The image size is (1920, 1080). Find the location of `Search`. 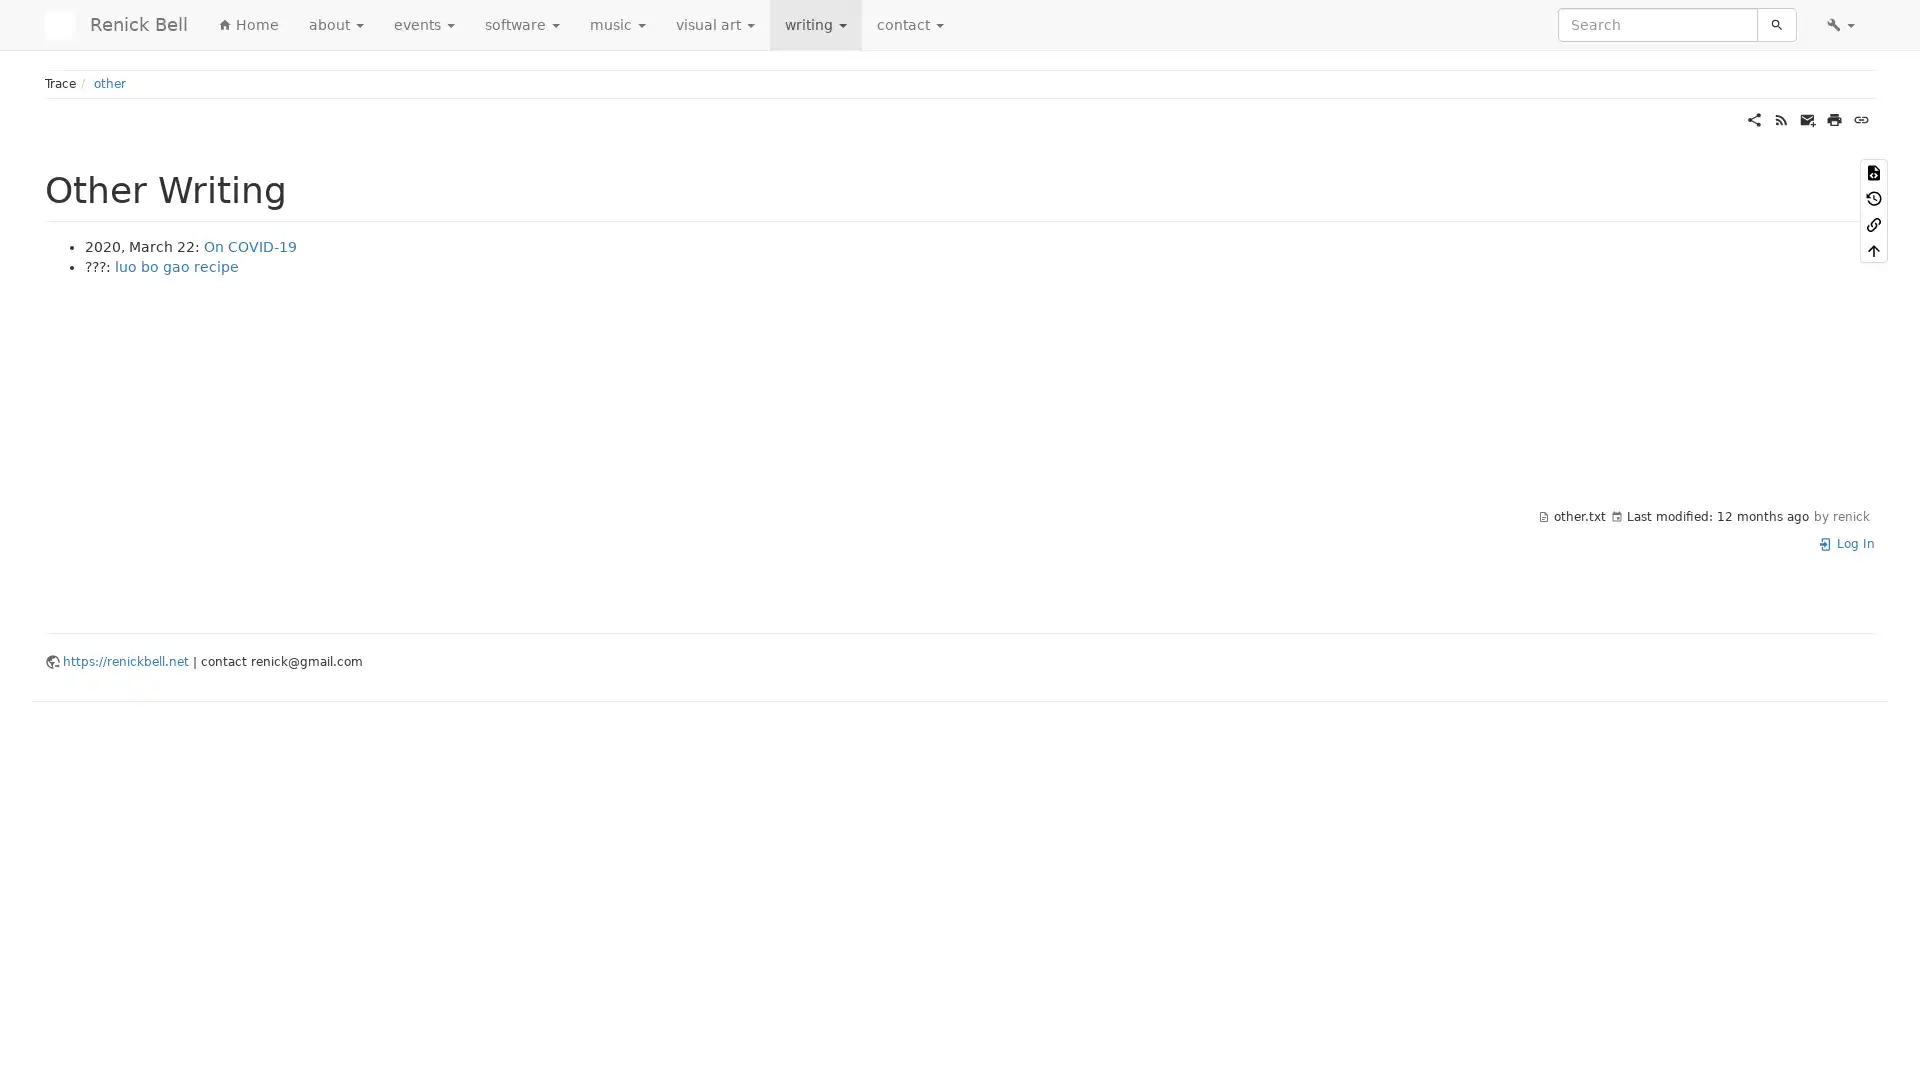

Search is located at coordinates (1776, 24).